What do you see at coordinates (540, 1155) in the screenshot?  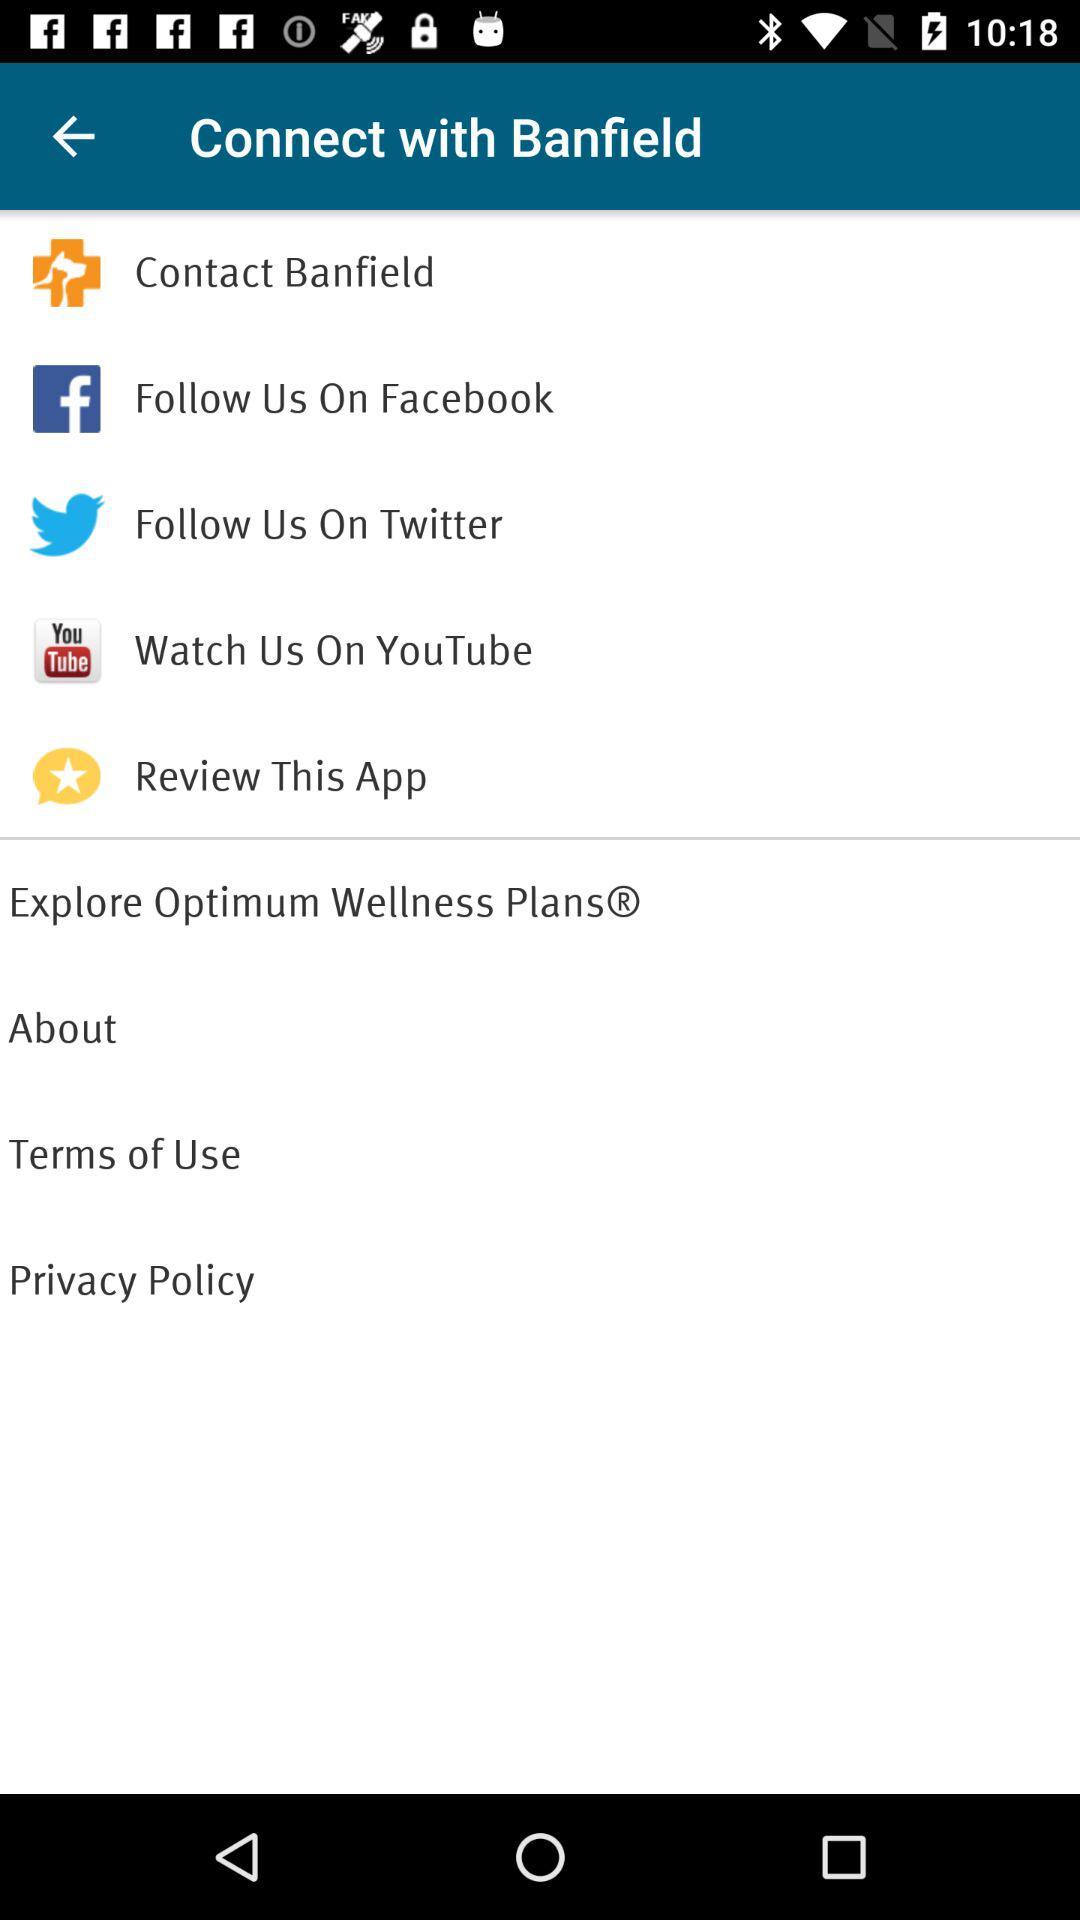 I see `terms of use icon` at bounding box center [540, 1155].